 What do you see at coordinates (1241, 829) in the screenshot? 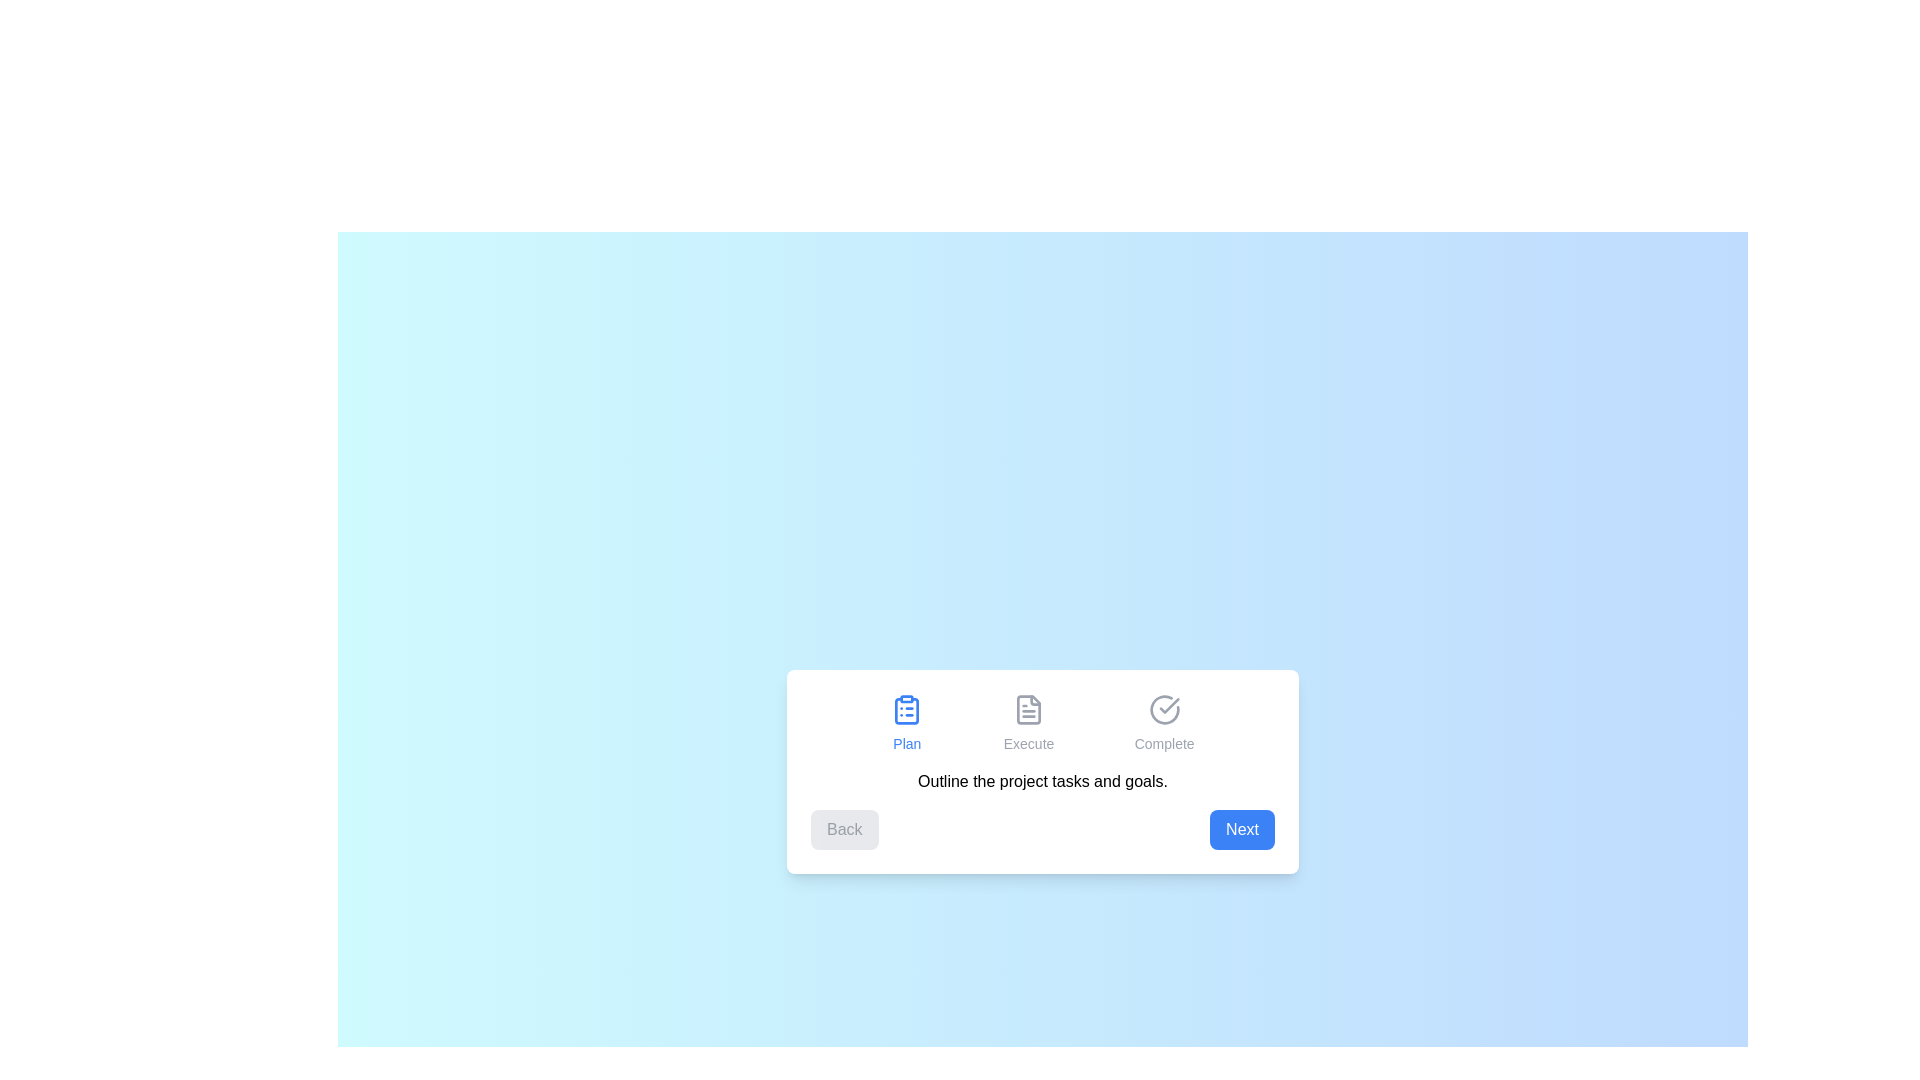
I see `the 'Next' button to proceed to the next step` at bounding box center [1241, 829].